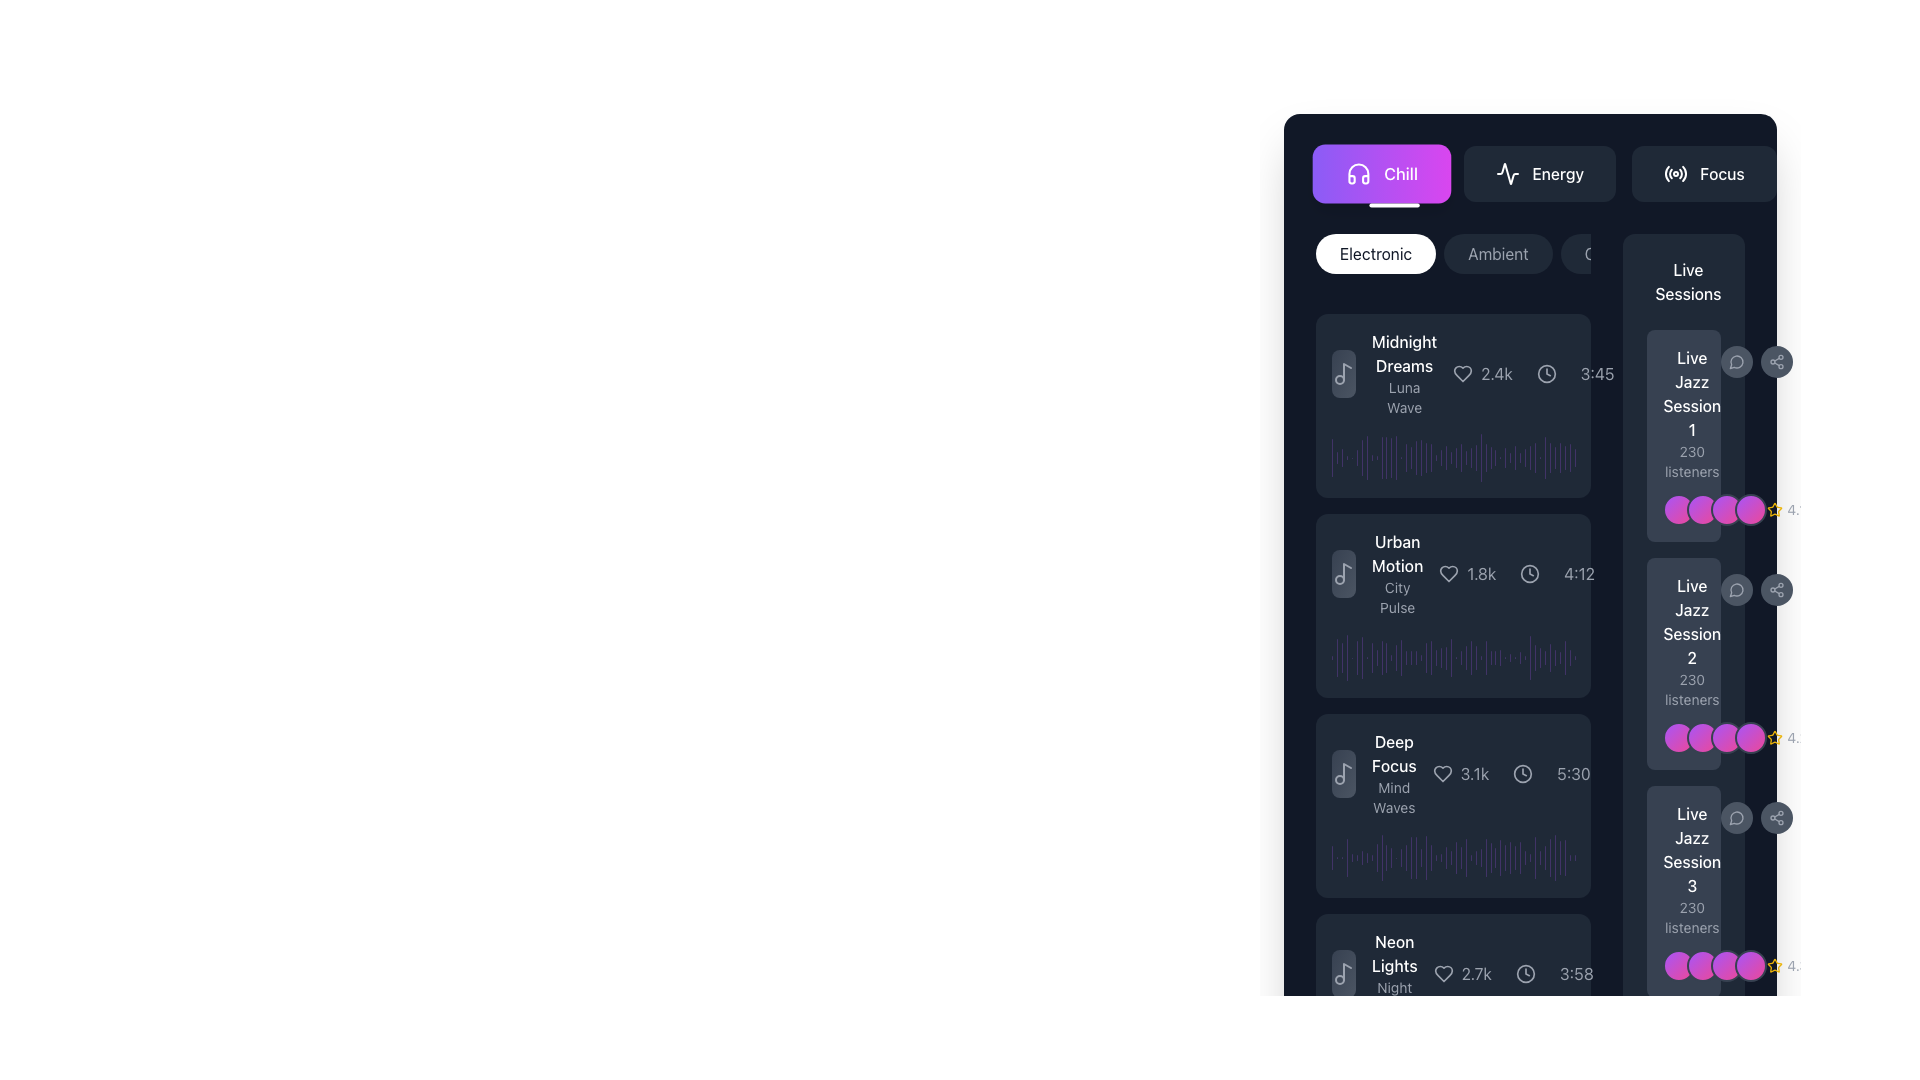 The width and height of the screenshot is (1920, 1080). Describe the element at coordinates (1721, 172) in the screenshot. I see `the 'Focus' text label located in the top-right corner of the interface` at that location.